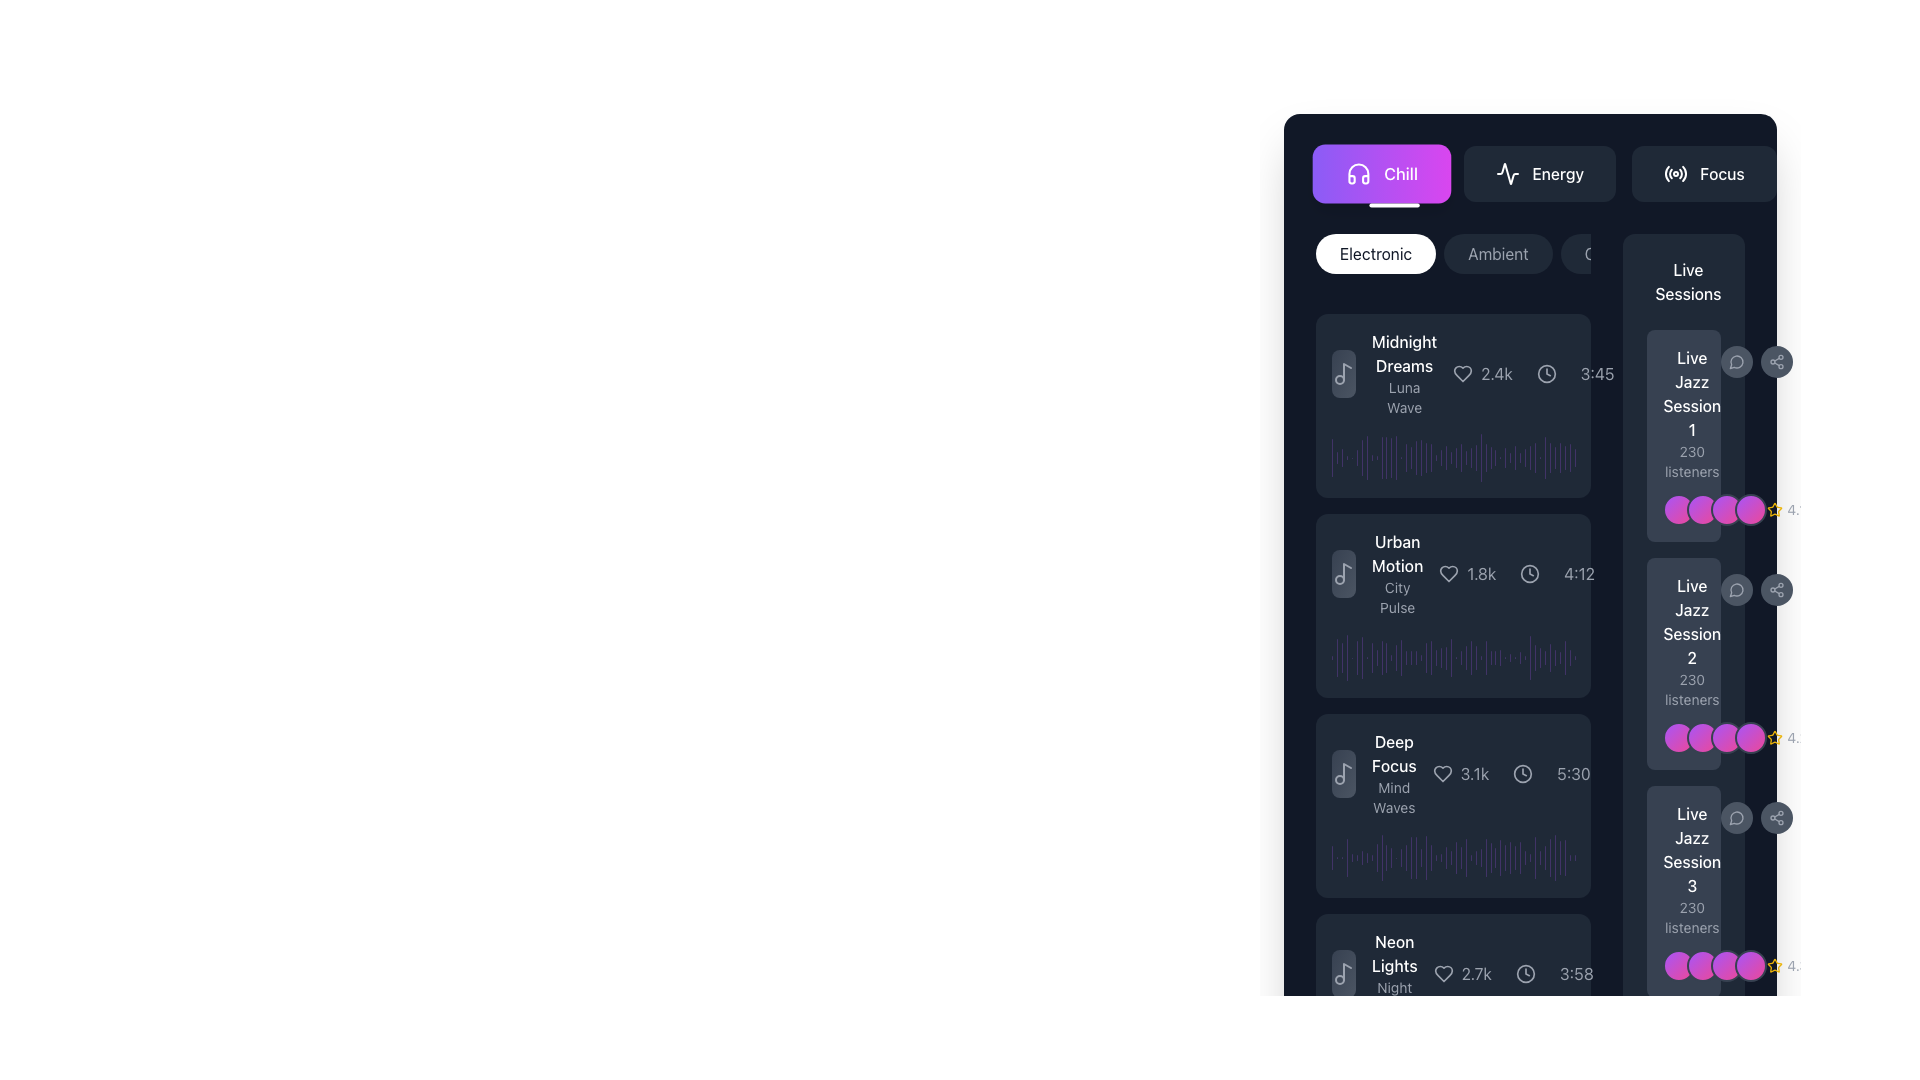 The width and height of the screenshot is (1920, 1080). Describe the element at coordinates (1721, 172) in the screenshot. I see `the 'Focus' text label located in the top-right corner of the interface` at that location.